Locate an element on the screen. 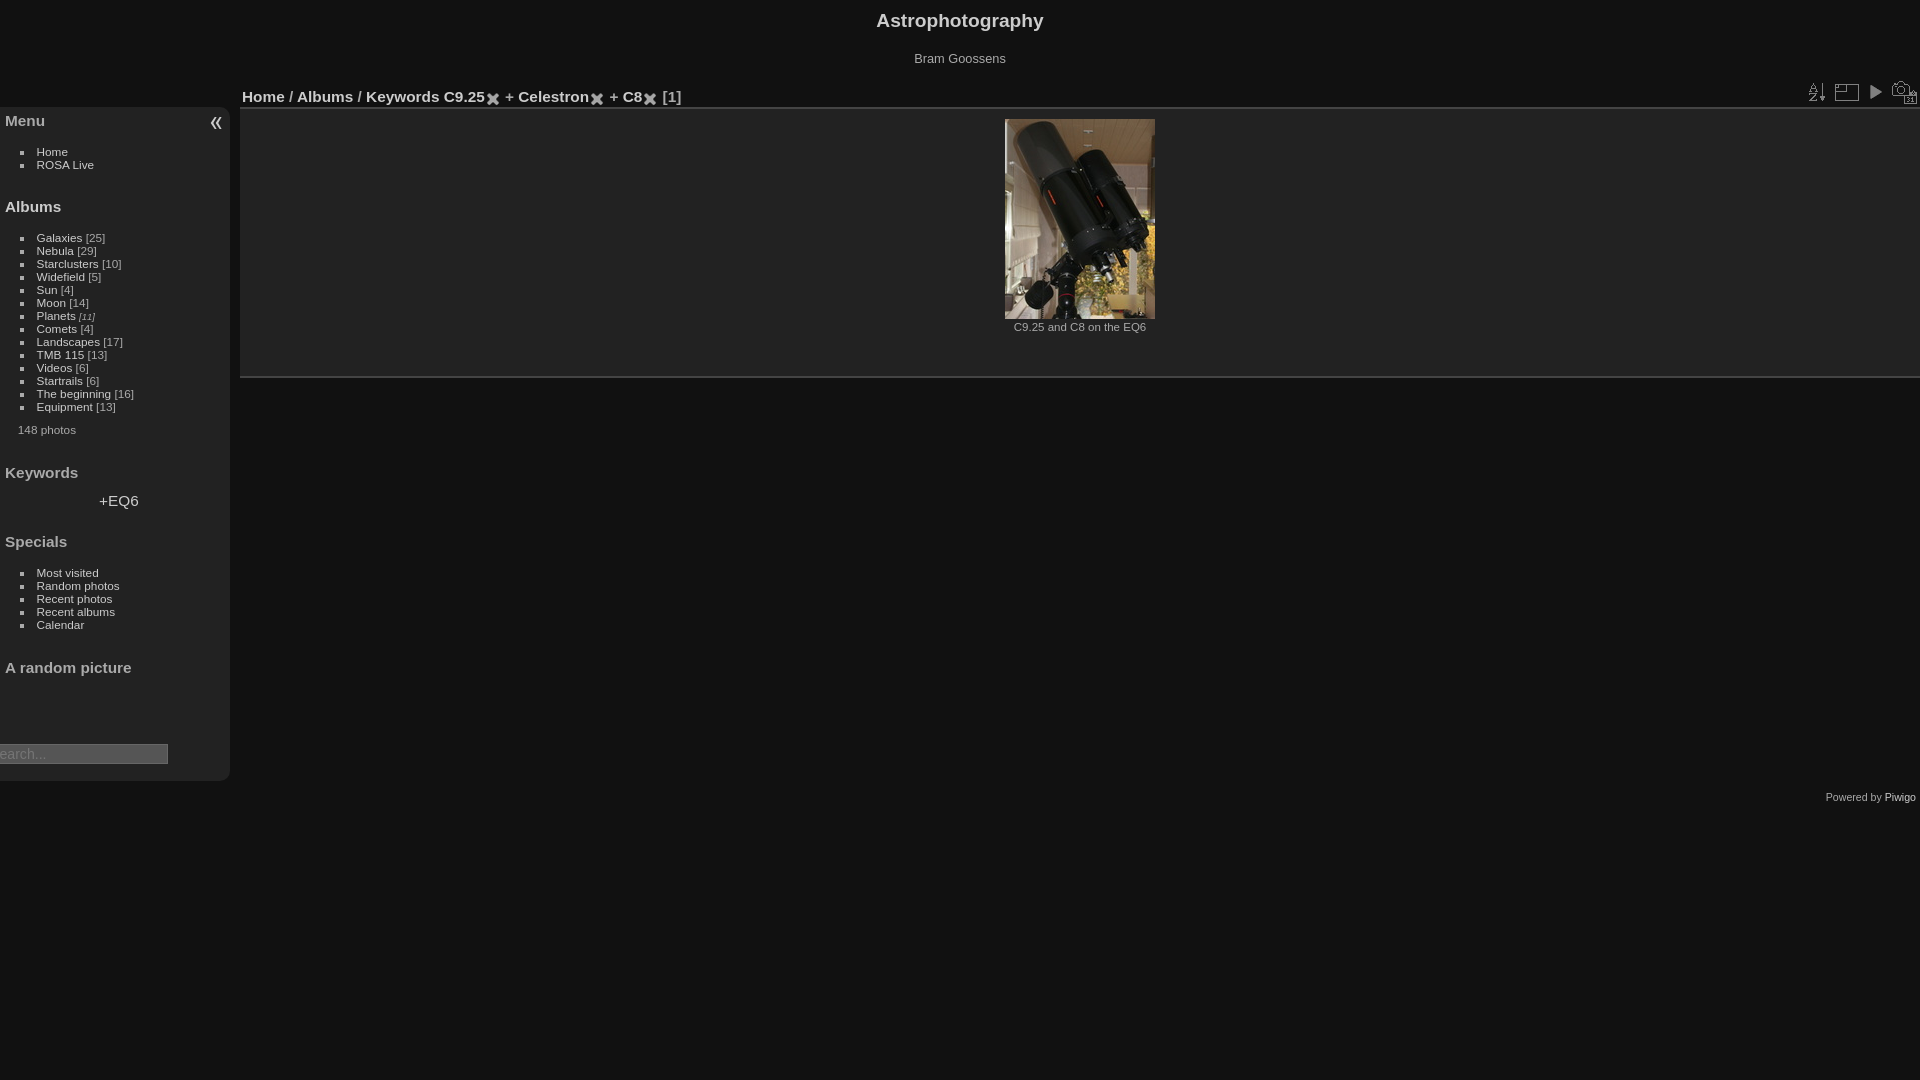  'C9.25 and C8 on the EQ6 (23066 visits)' is located at coordinates (1079, 219).